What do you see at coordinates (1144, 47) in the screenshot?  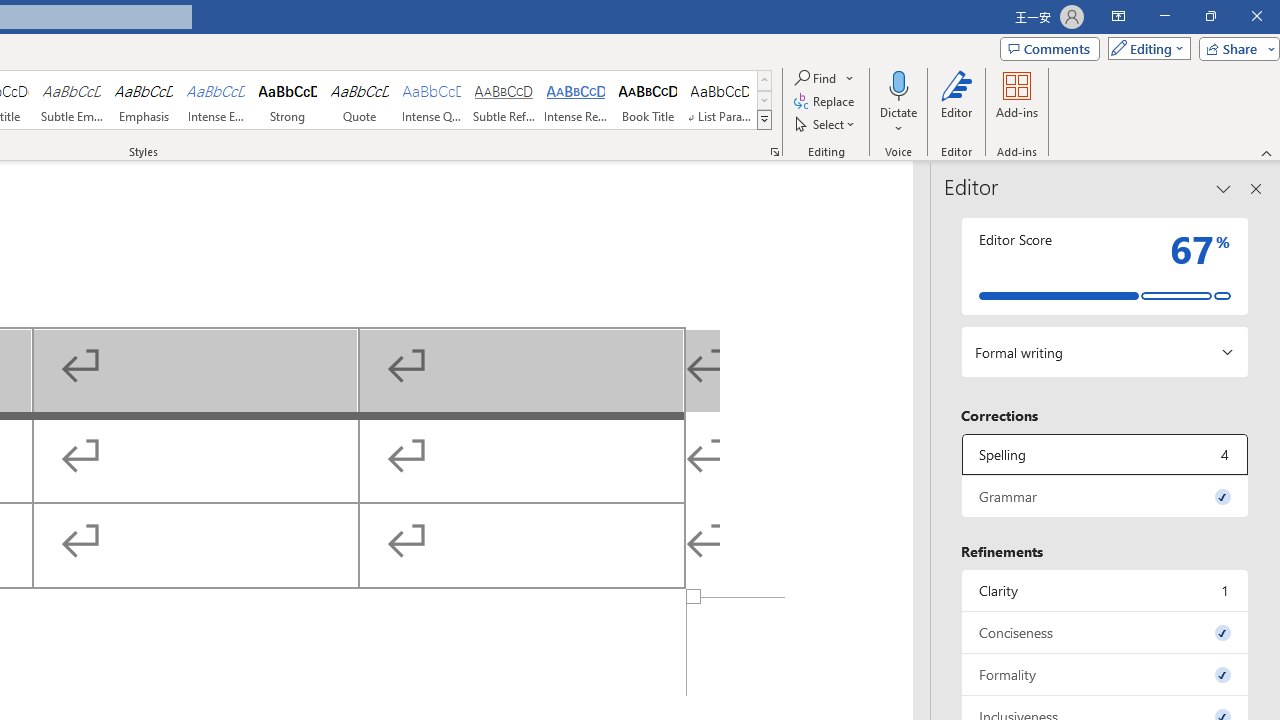 I see `'Editing'` at bounding box center [1144, 47].